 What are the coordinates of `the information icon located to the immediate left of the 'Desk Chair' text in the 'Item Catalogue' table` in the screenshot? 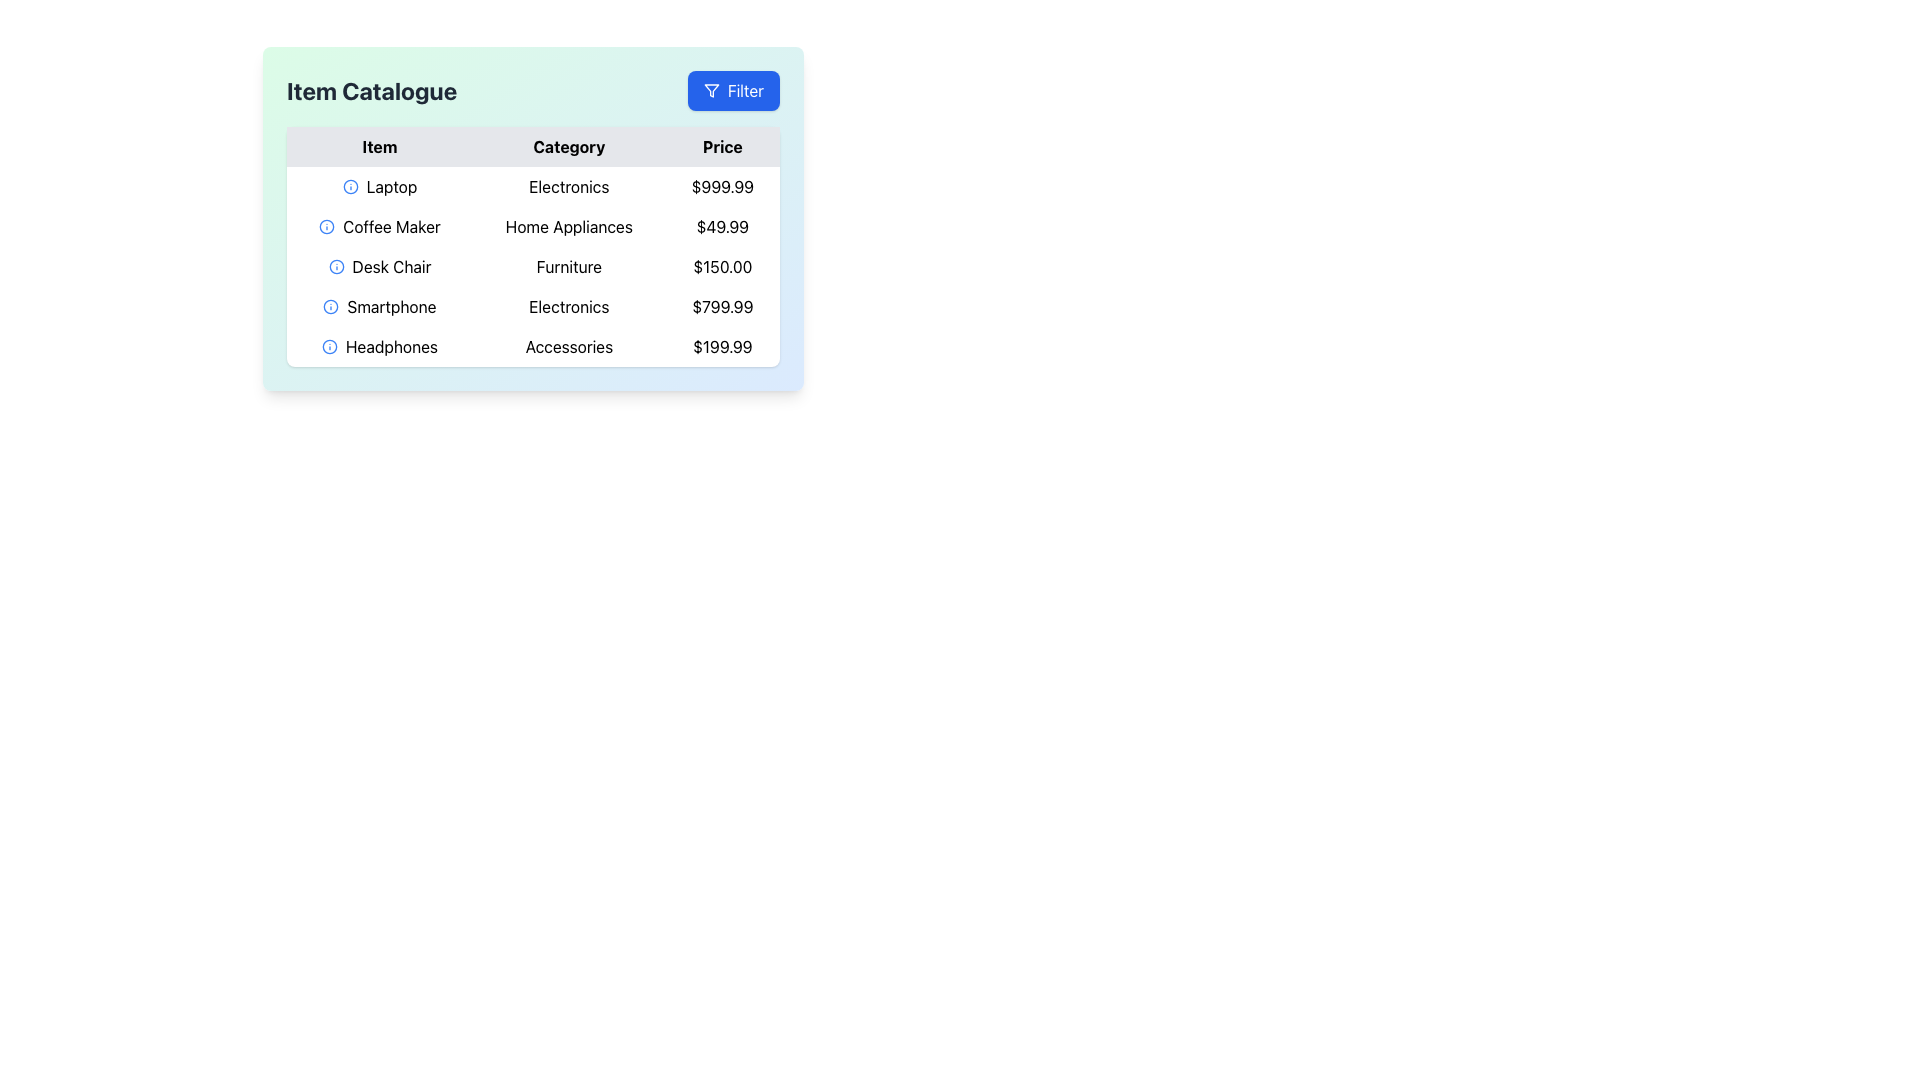 It's located at (336, 265).